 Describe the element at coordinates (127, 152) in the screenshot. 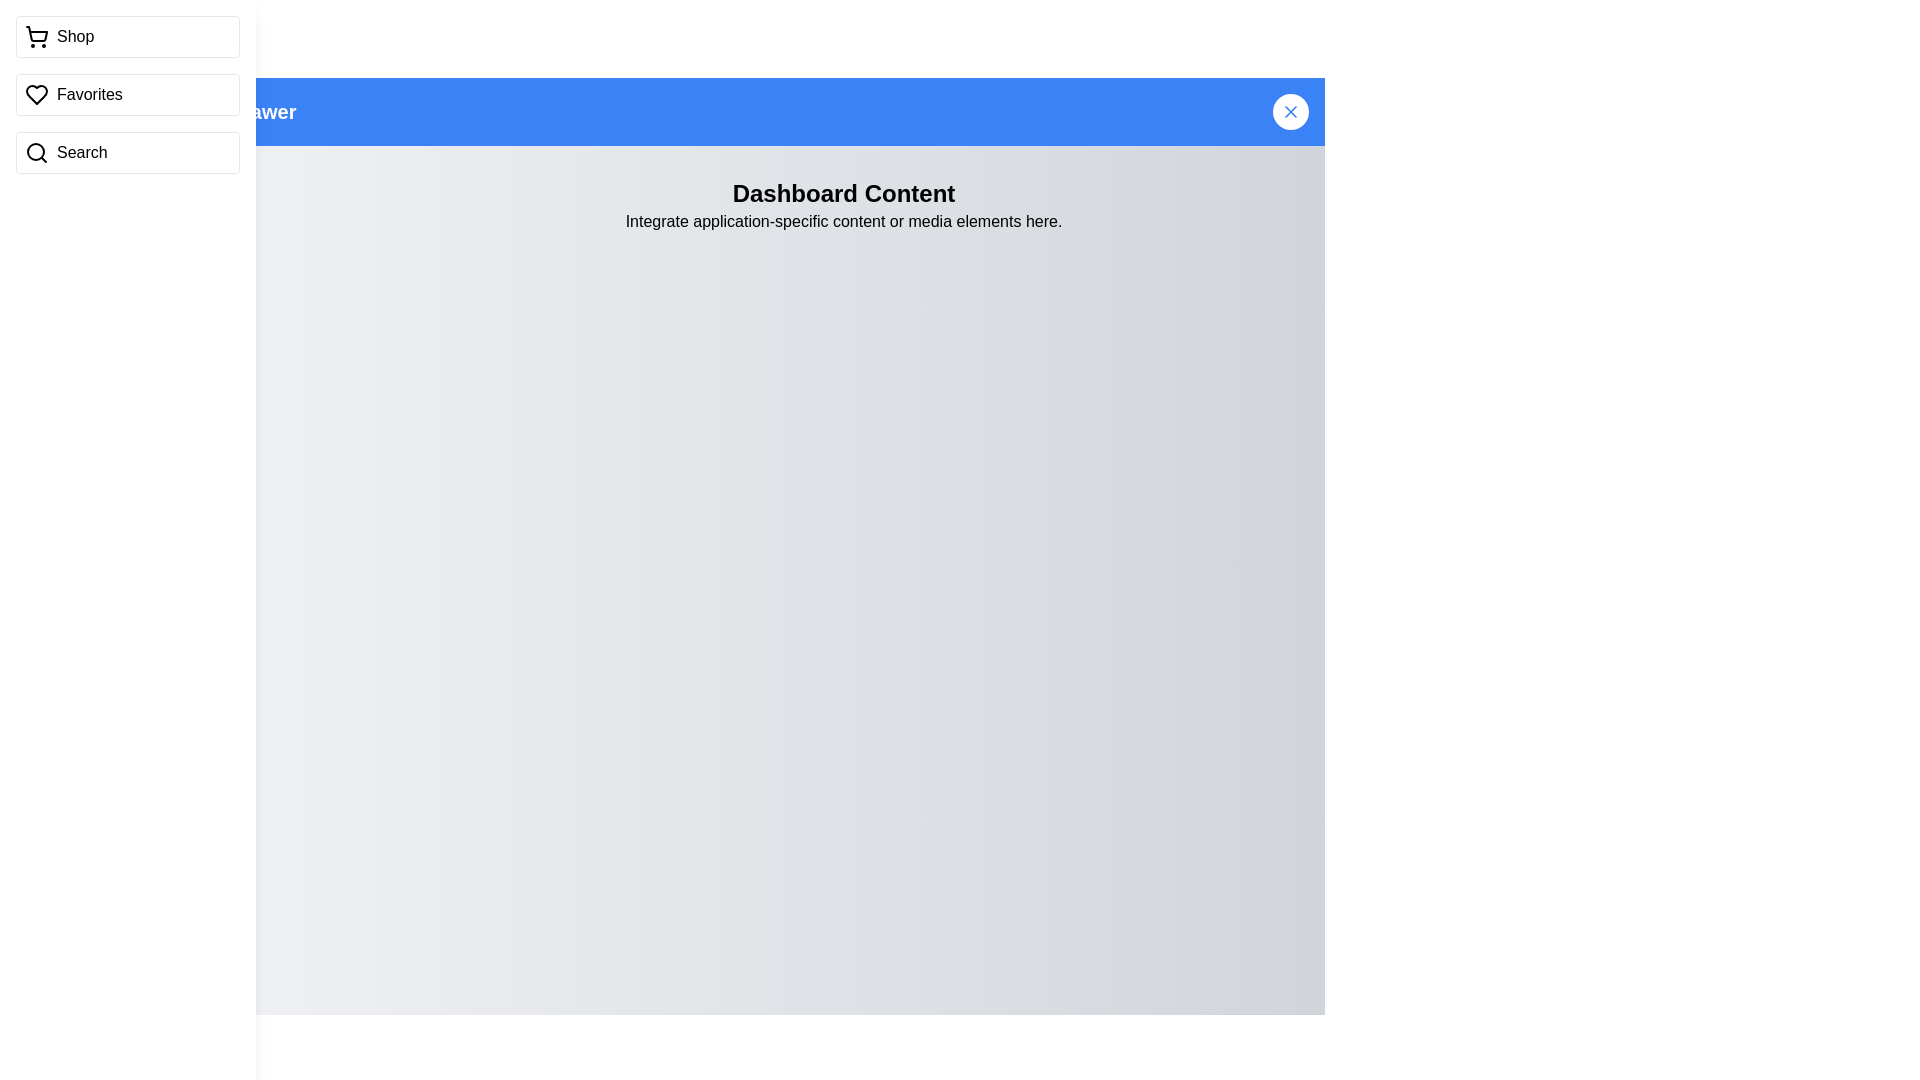

I see `the third button` at that location.